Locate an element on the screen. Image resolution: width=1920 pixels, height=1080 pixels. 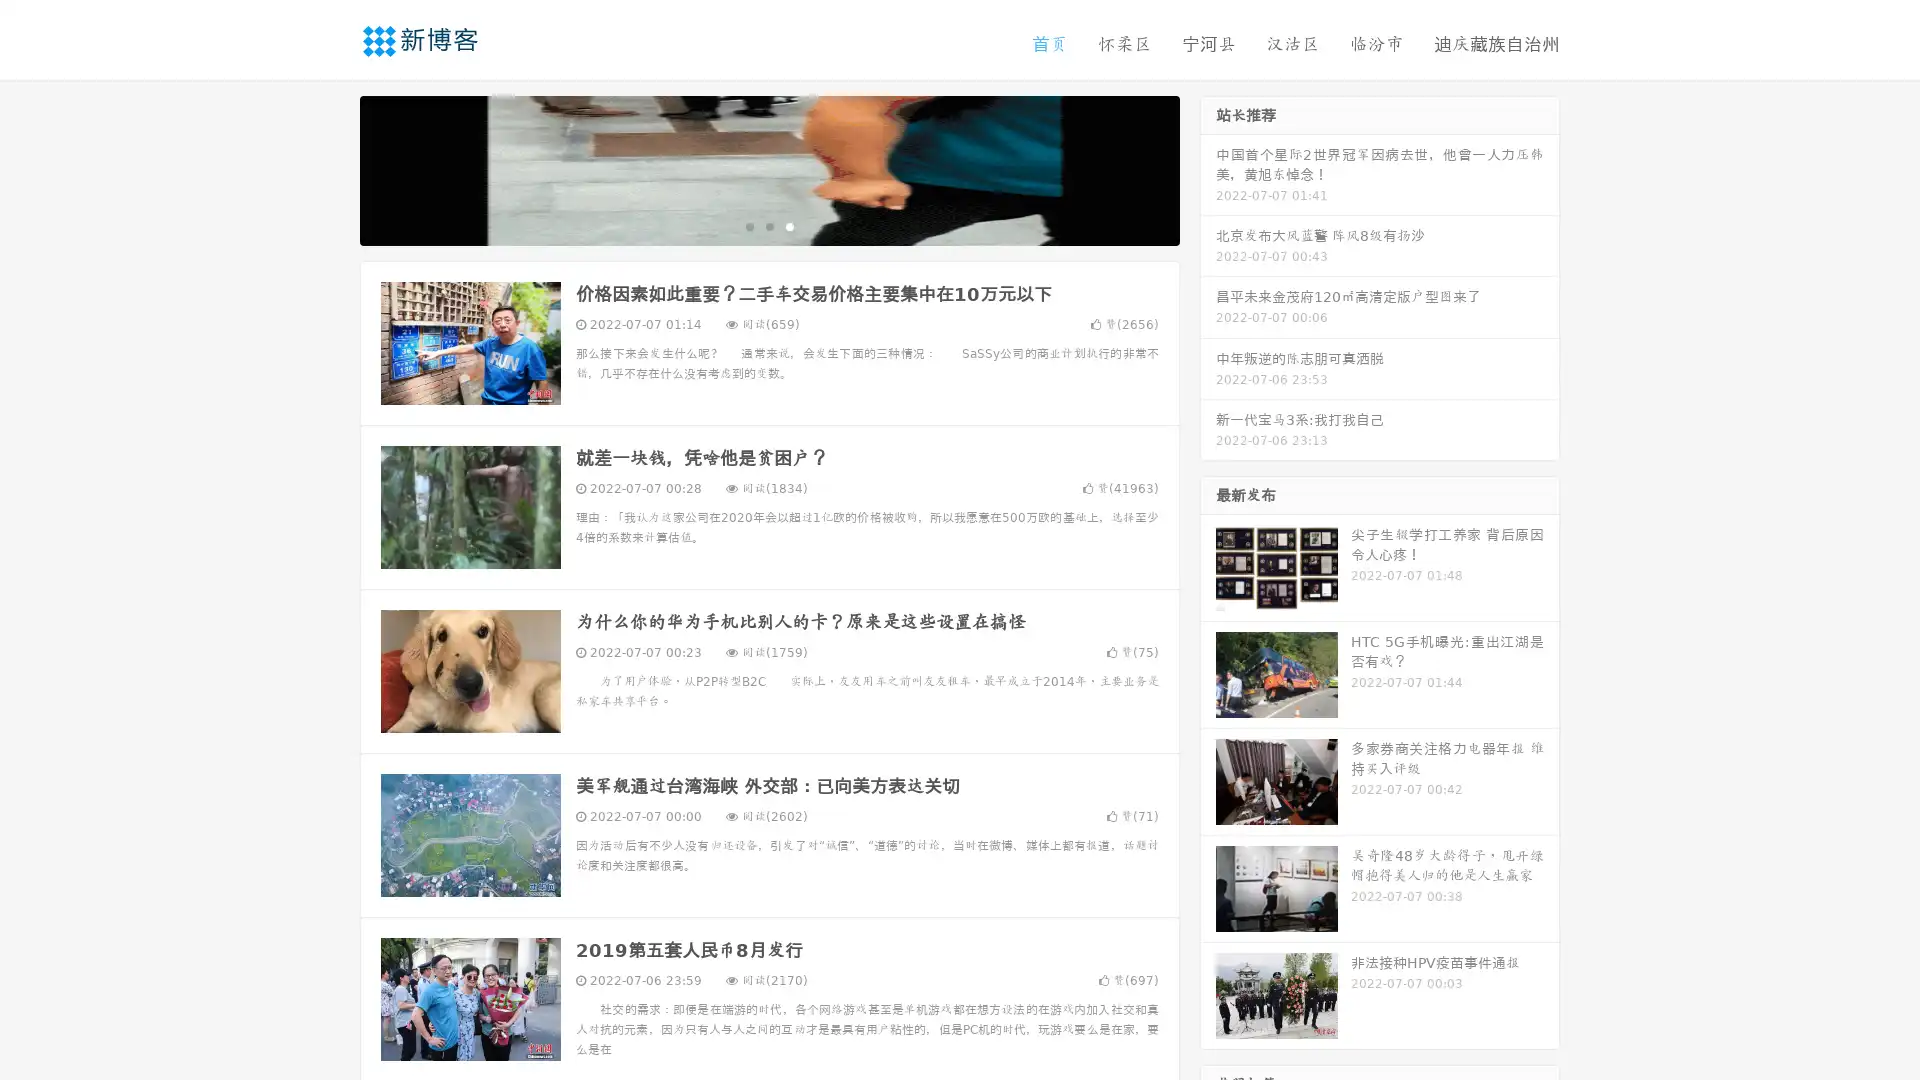
Previous slide is located at coordinates (330, 168).